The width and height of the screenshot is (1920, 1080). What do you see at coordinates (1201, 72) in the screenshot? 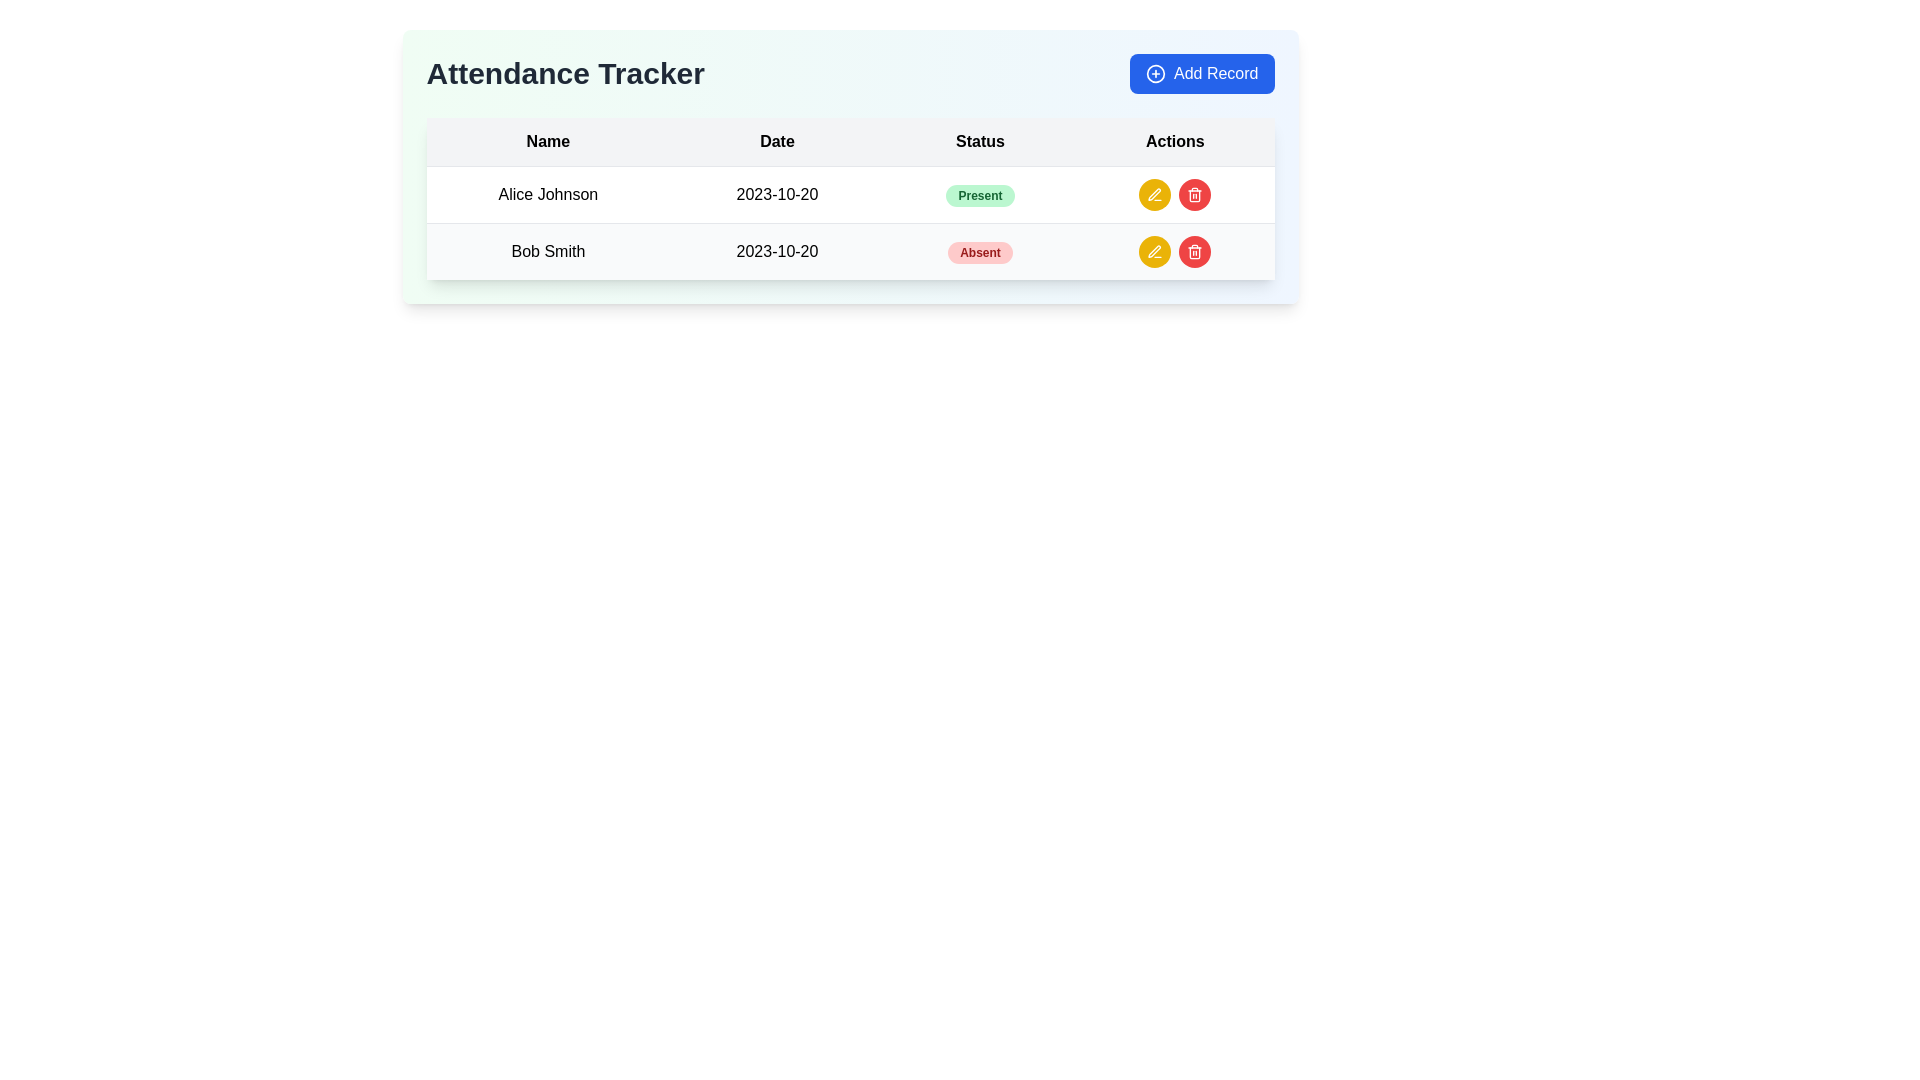
I see `the 'Add Record' button, which has a bright blue background, rounded corners, and white text, located at the top-right part of the interface under the 'Attendance Tracker' title` at bounding box center [1201, 72].